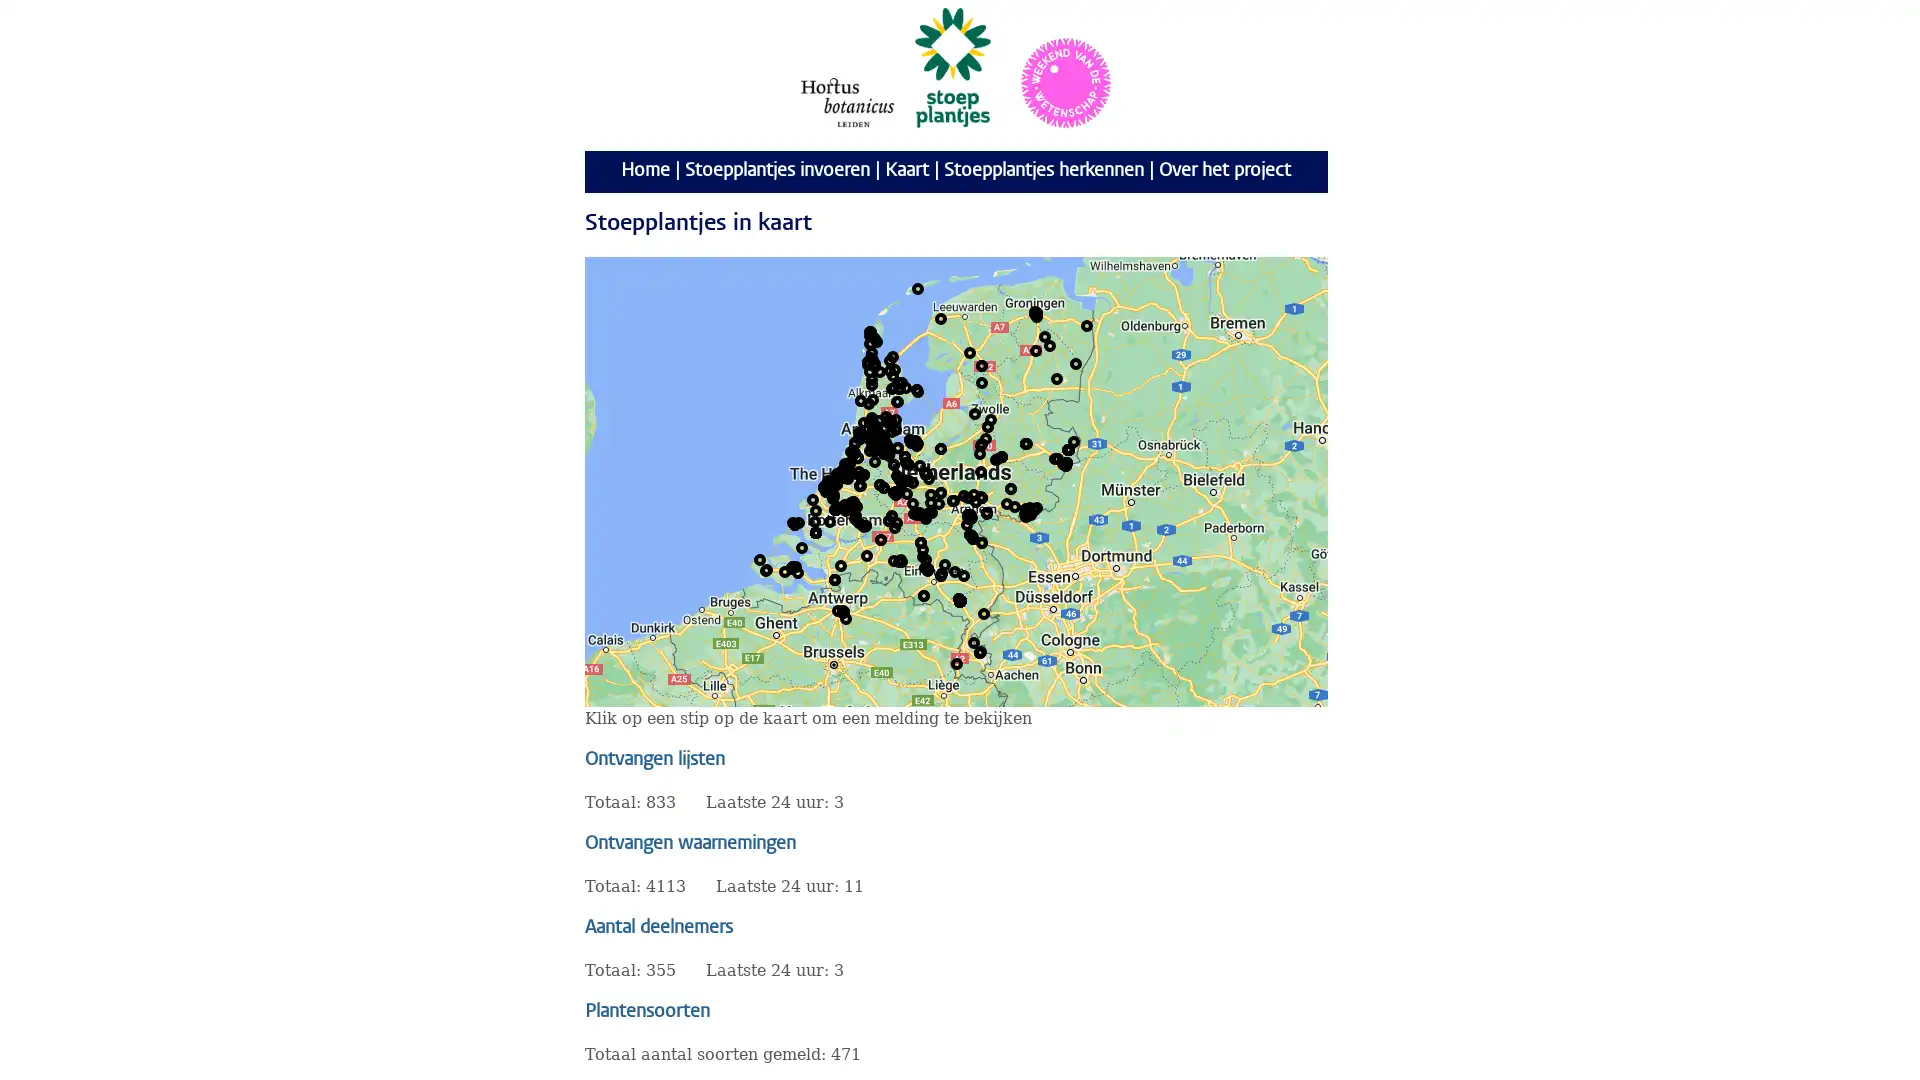 This screenshot has height=1080, width=1920. I want to click on Zoom in, so click(1296, 620).